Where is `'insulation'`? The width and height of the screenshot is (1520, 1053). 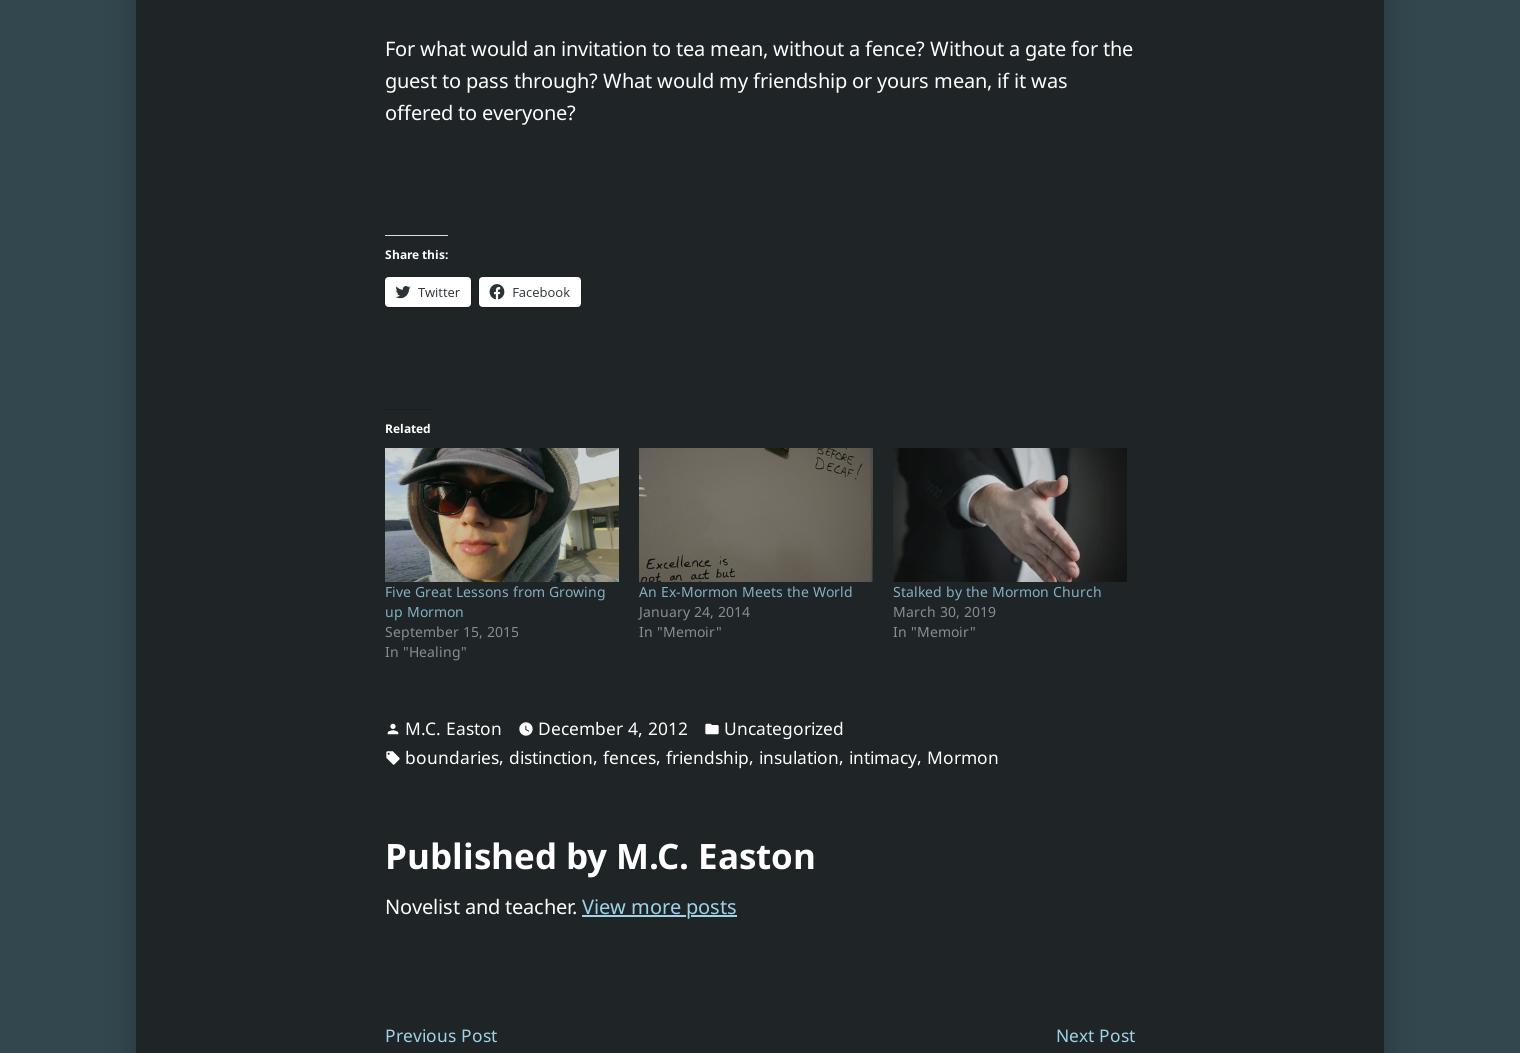 'insulation' is located at coordinates (798, 756).